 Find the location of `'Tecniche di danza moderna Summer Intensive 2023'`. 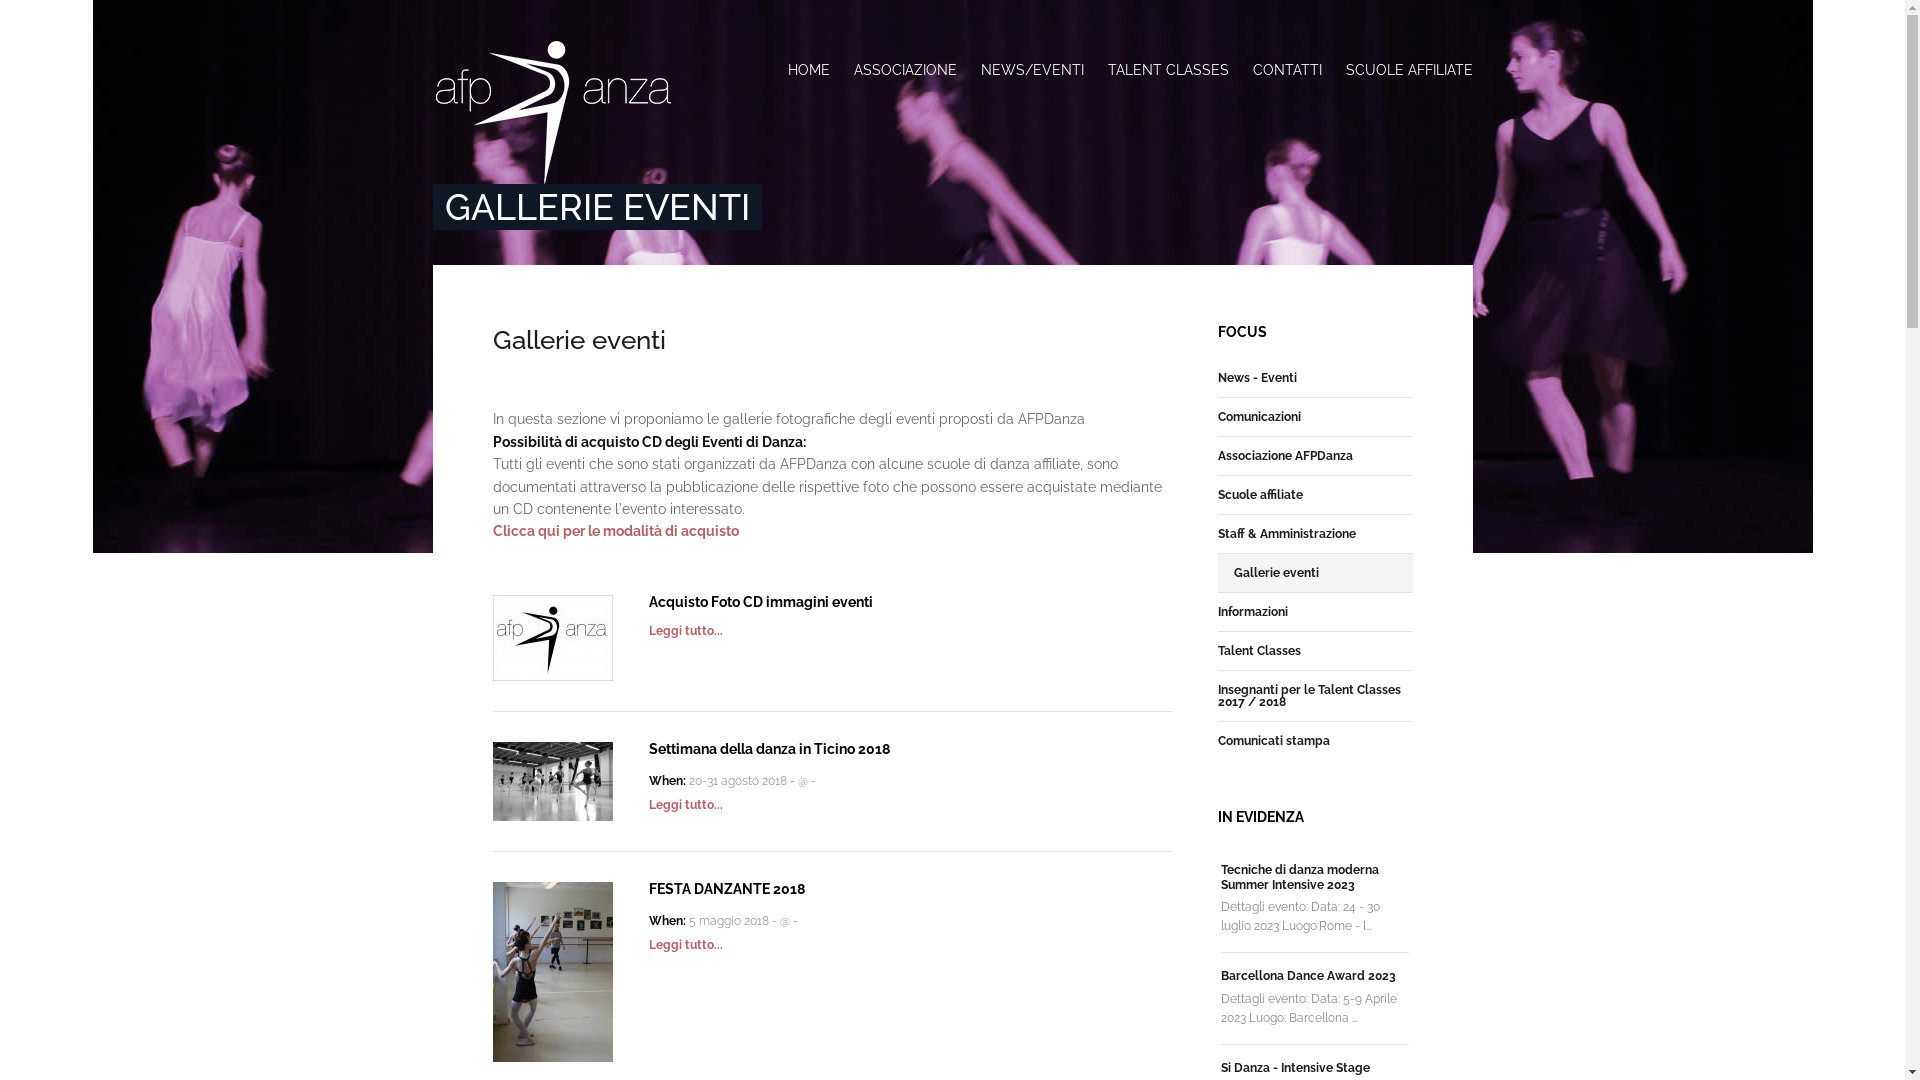

'Tecniche di danza moderna Summer Intensive 2023' is located at coordinates (1300, 875).